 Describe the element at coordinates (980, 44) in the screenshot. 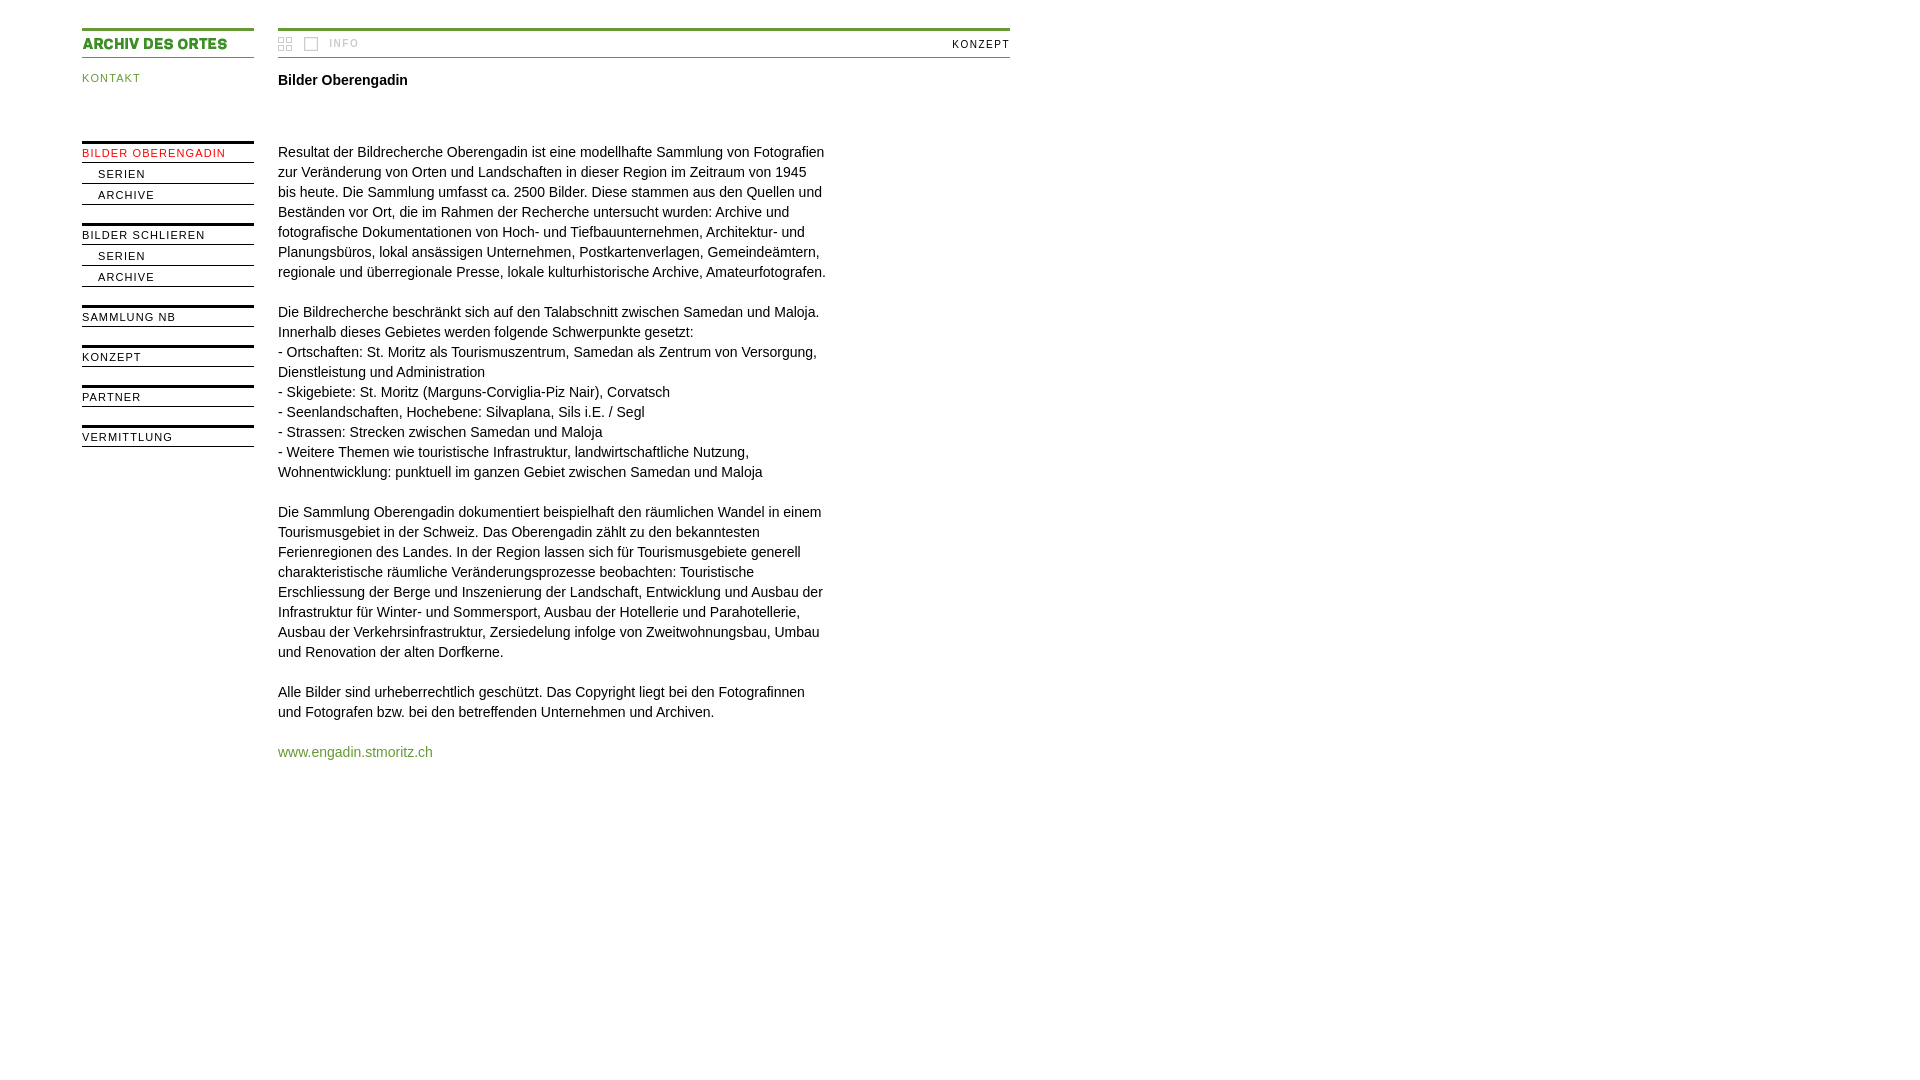

I see `'KONZEPT'` at that location.